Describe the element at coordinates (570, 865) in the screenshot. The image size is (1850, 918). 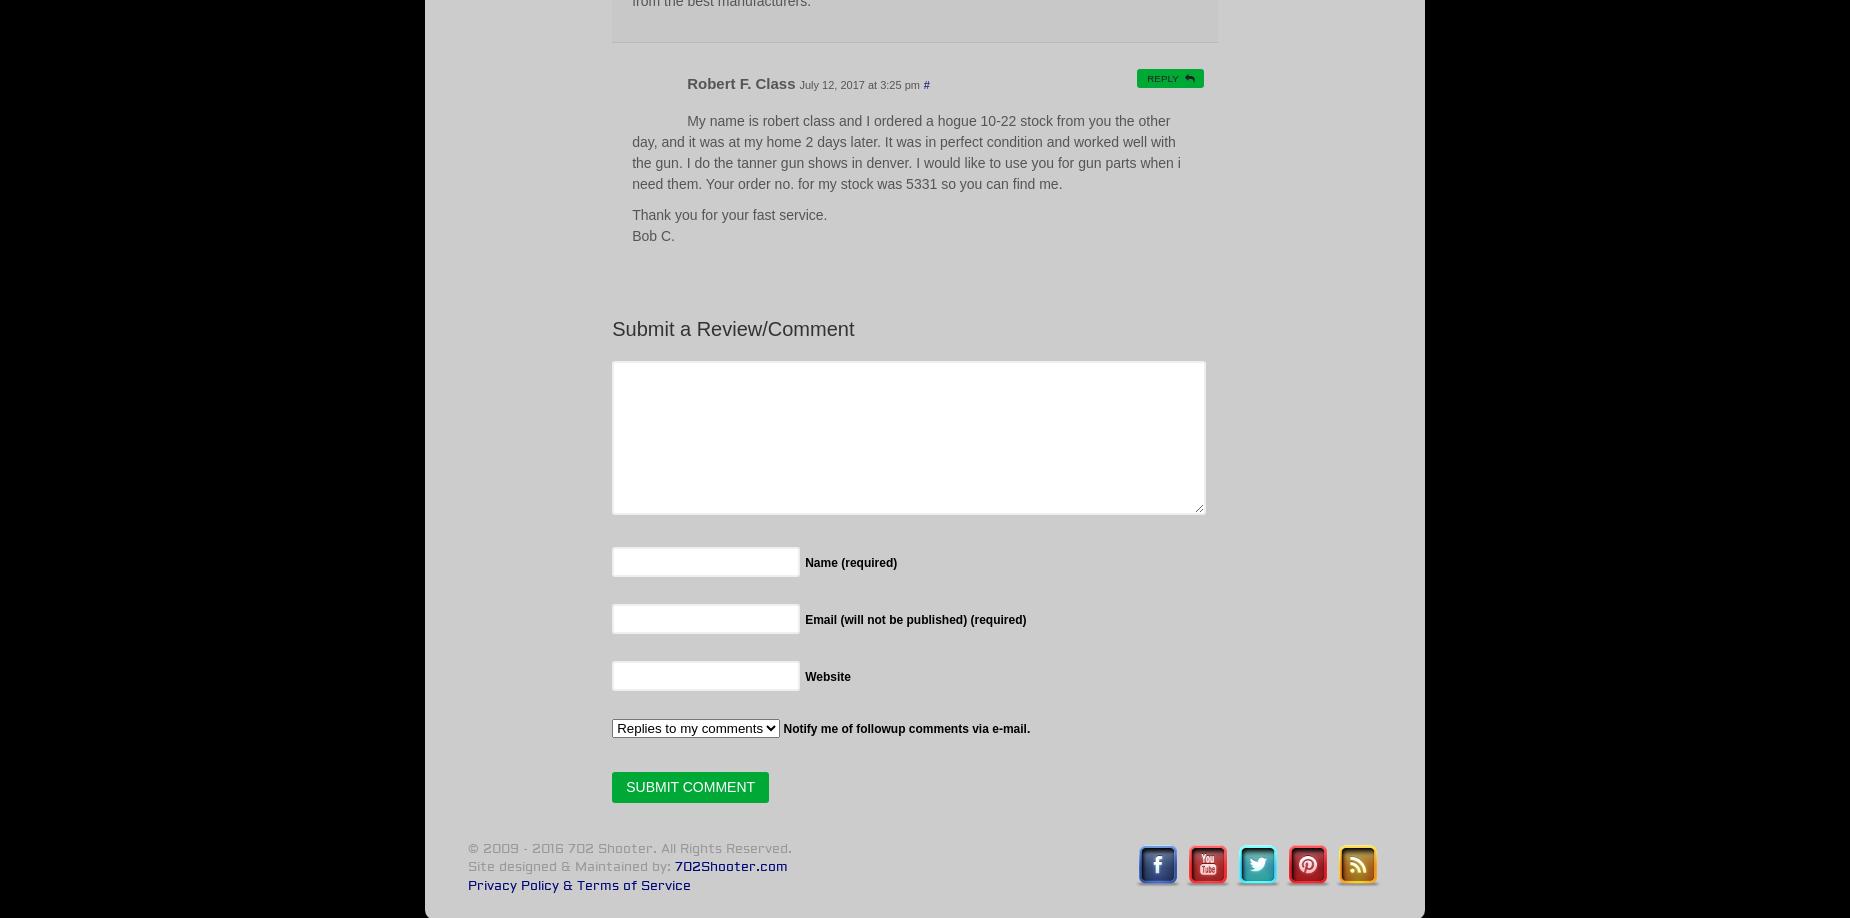
I see `'Site designed & Maintained by:'` at that location.